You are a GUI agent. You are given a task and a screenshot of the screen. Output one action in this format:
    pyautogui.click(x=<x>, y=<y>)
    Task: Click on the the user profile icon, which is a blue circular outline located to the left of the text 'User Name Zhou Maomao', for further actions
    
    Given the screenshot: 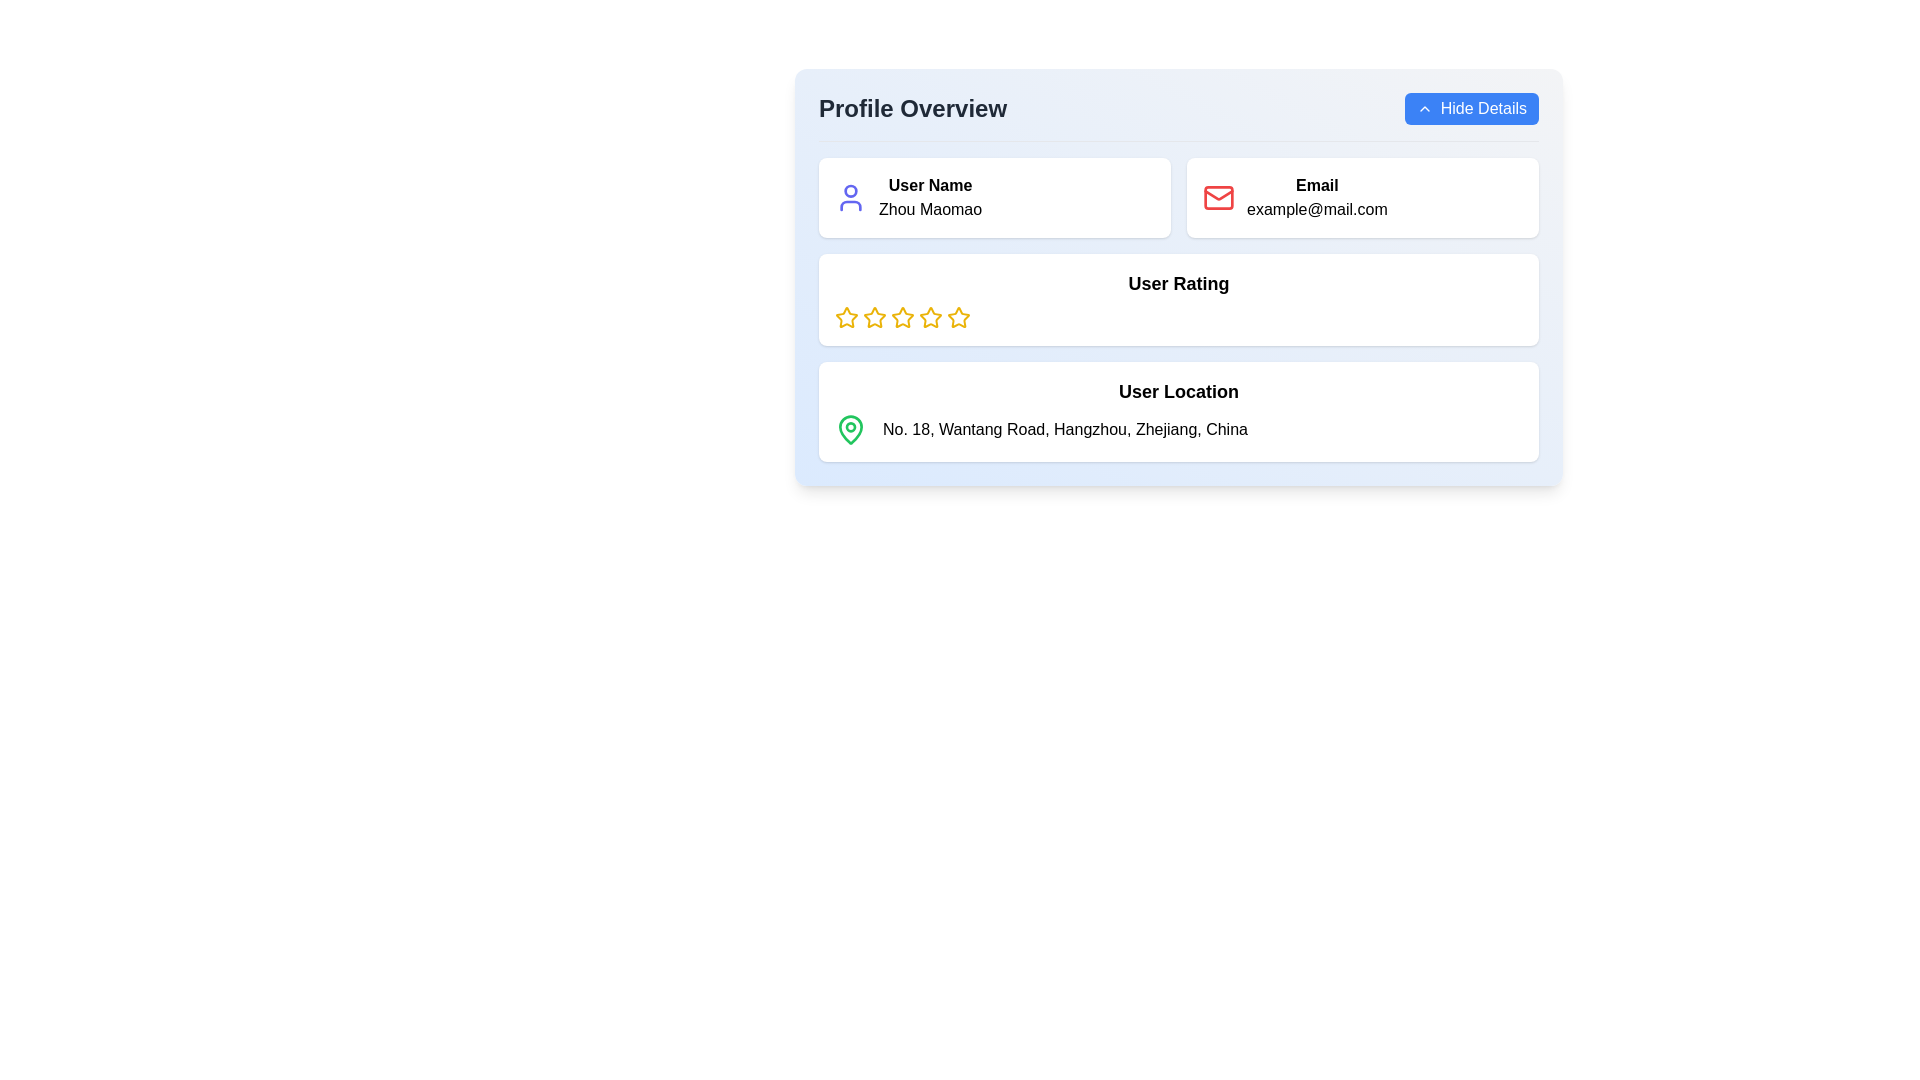 What is the action you would take?
    pyautogui.click(x=850, y=197)
    